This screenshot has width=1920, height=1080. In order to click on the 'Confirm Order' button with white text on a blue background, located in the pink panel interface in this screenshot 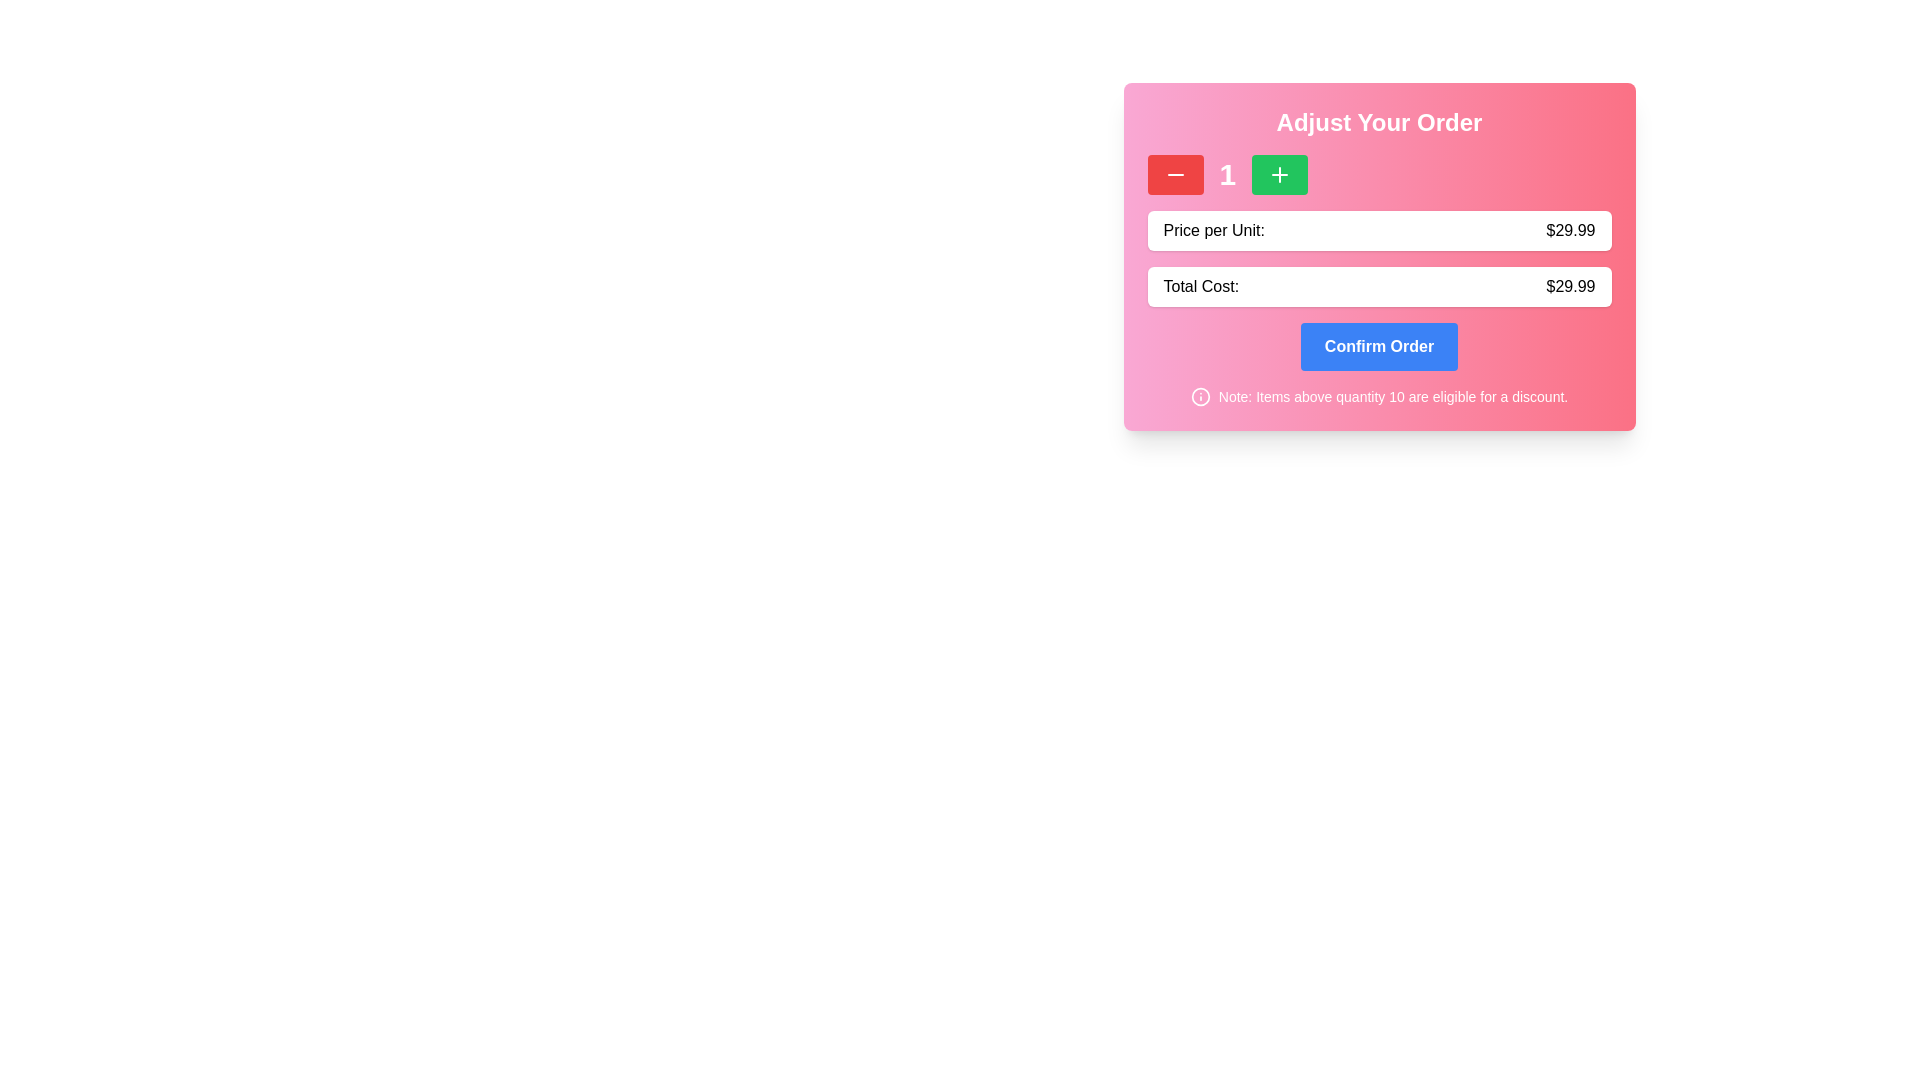, I will do `click(1378, 346)`.